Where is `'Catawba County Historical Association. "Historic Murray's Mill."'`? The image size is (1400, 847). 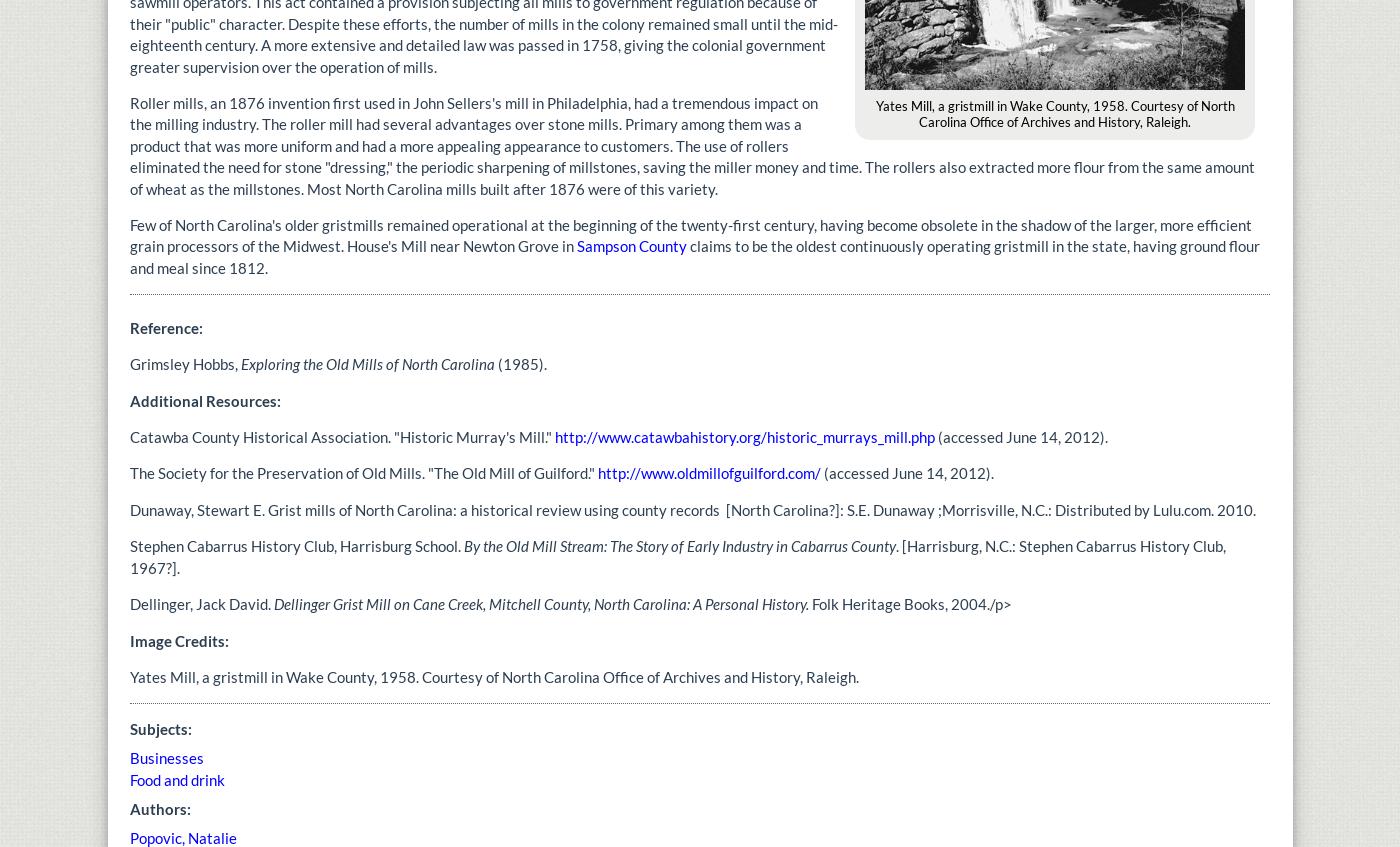
'Catawba County Historical Association. "Historic Murray's Mill."' is located at coordinates (342, 436).